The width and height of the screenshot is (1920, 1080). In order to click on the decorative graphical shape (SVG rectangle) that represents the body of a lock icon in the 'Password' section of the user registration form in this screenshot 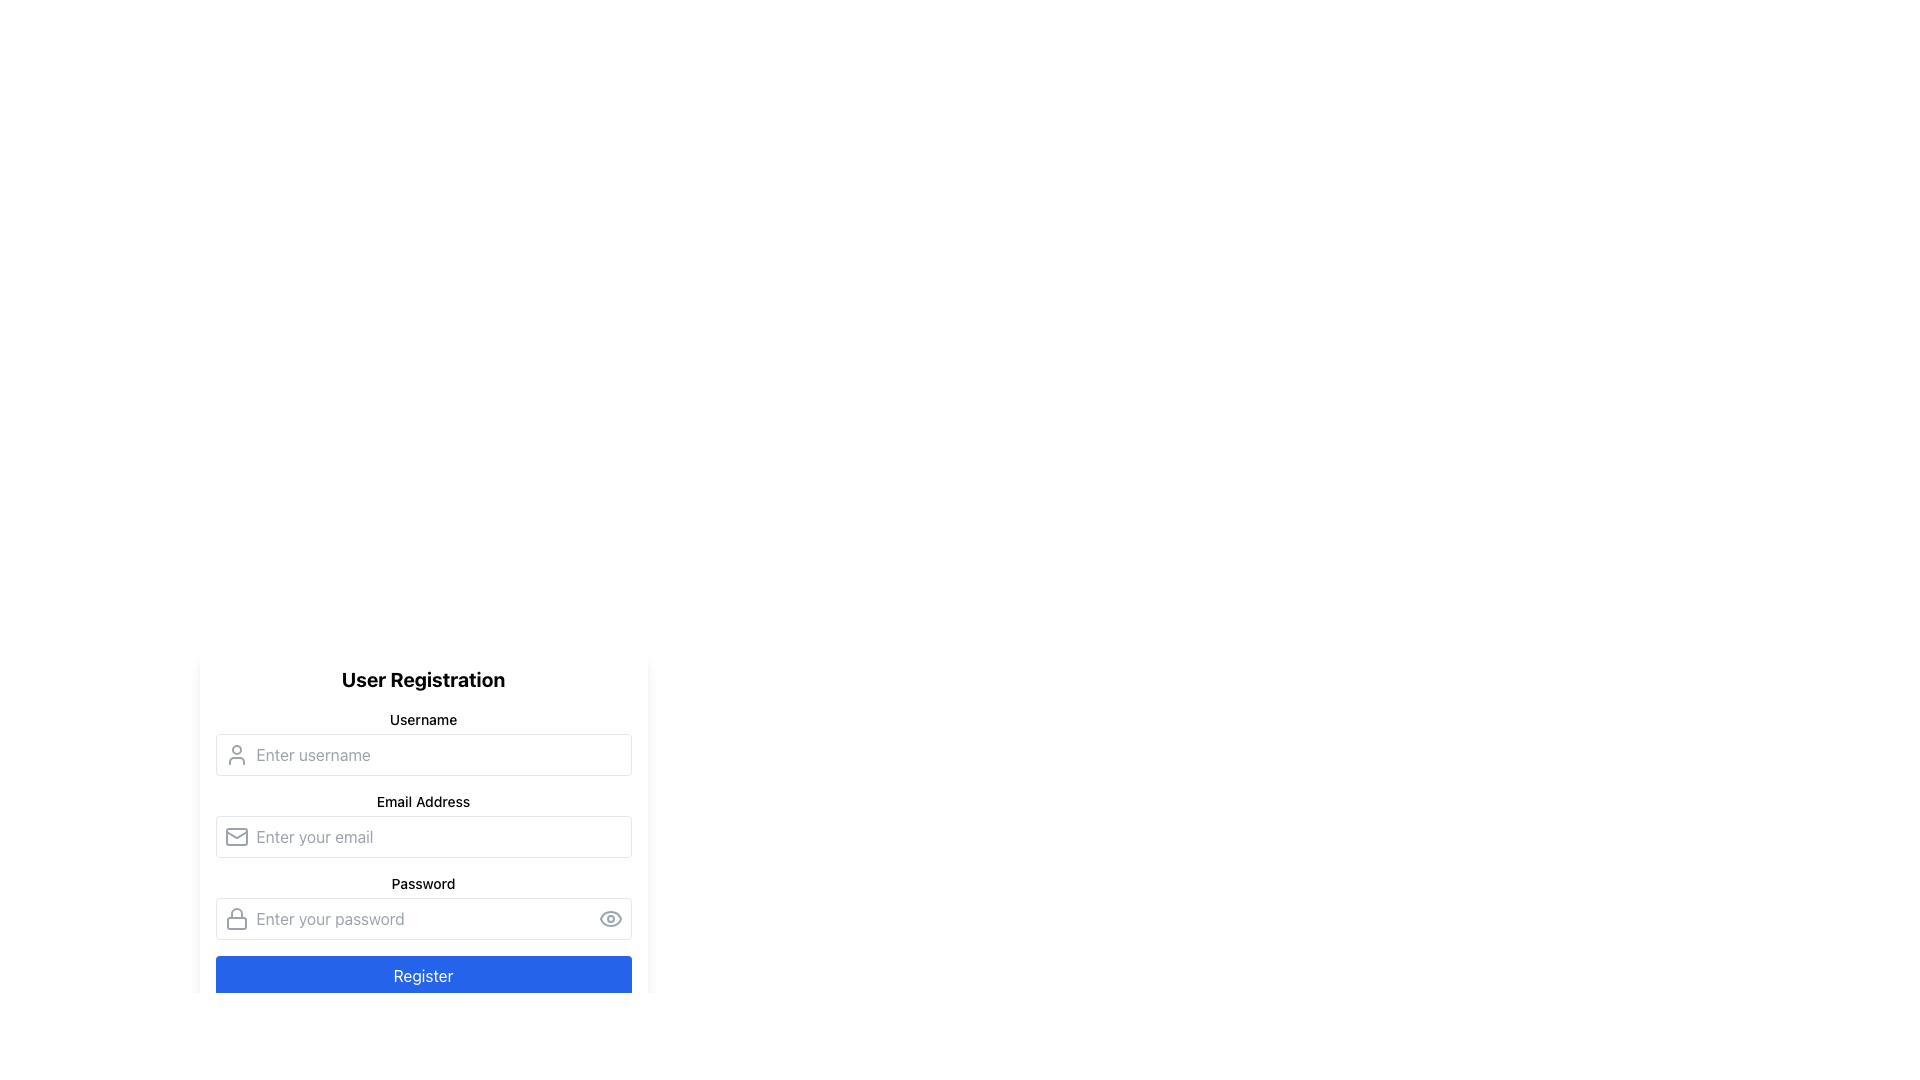, I will do `click(236, 923)`.